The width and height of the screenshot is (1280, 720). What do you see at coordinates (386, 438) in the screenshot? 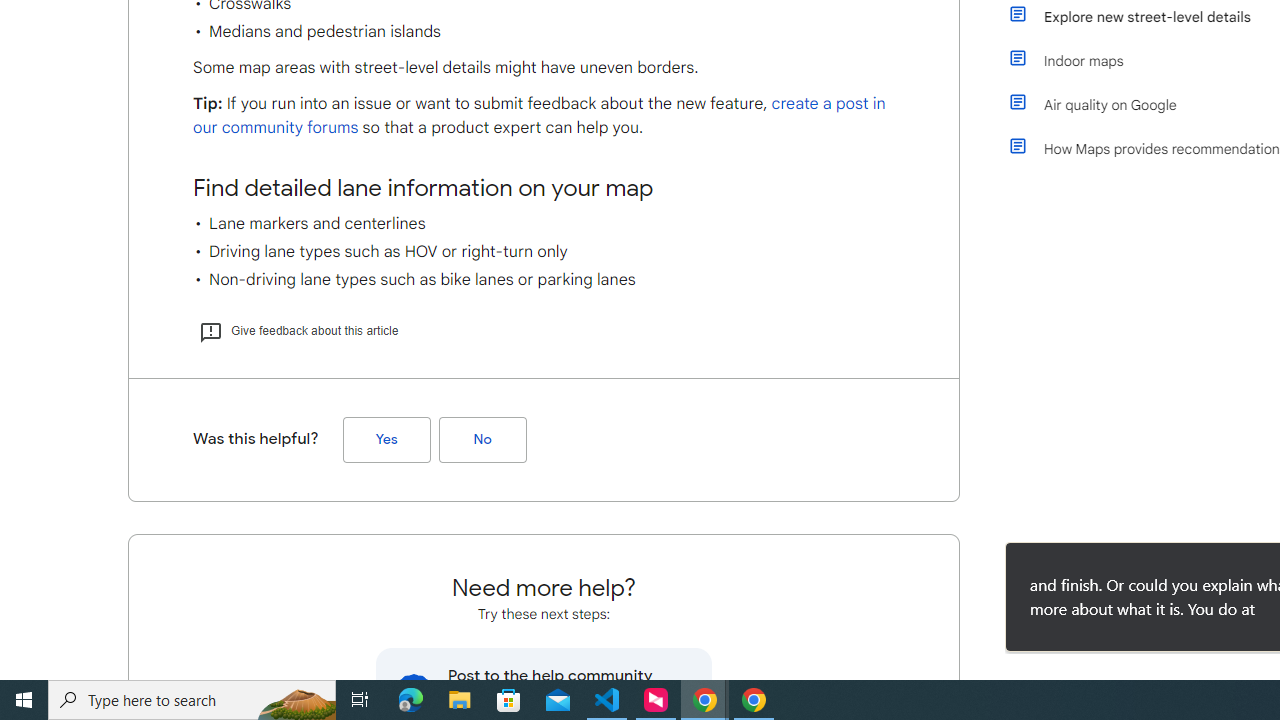
I see `'Yes (Was this helpful?)'` at bounding box center [386, 438].